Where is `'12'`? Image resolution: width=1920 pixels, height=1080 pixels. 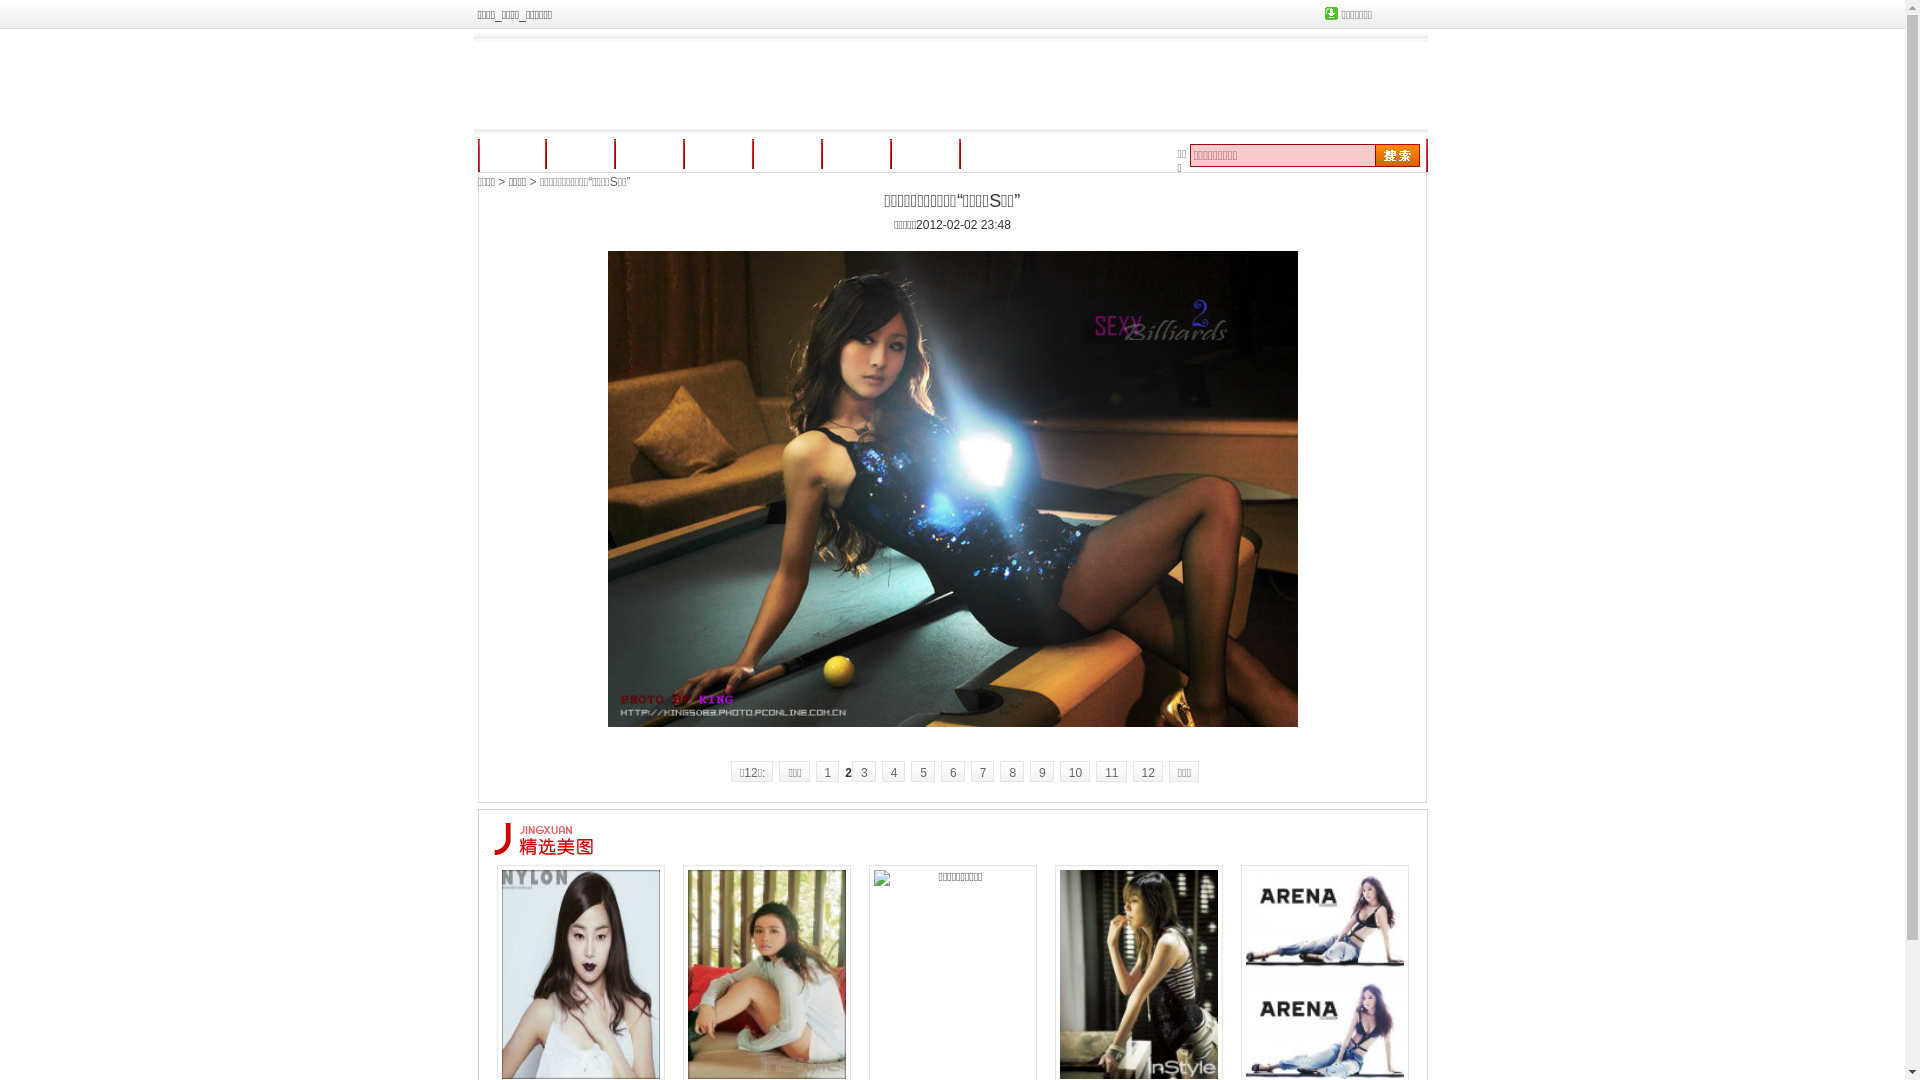
'12' is located at coordinates (1147, 770).